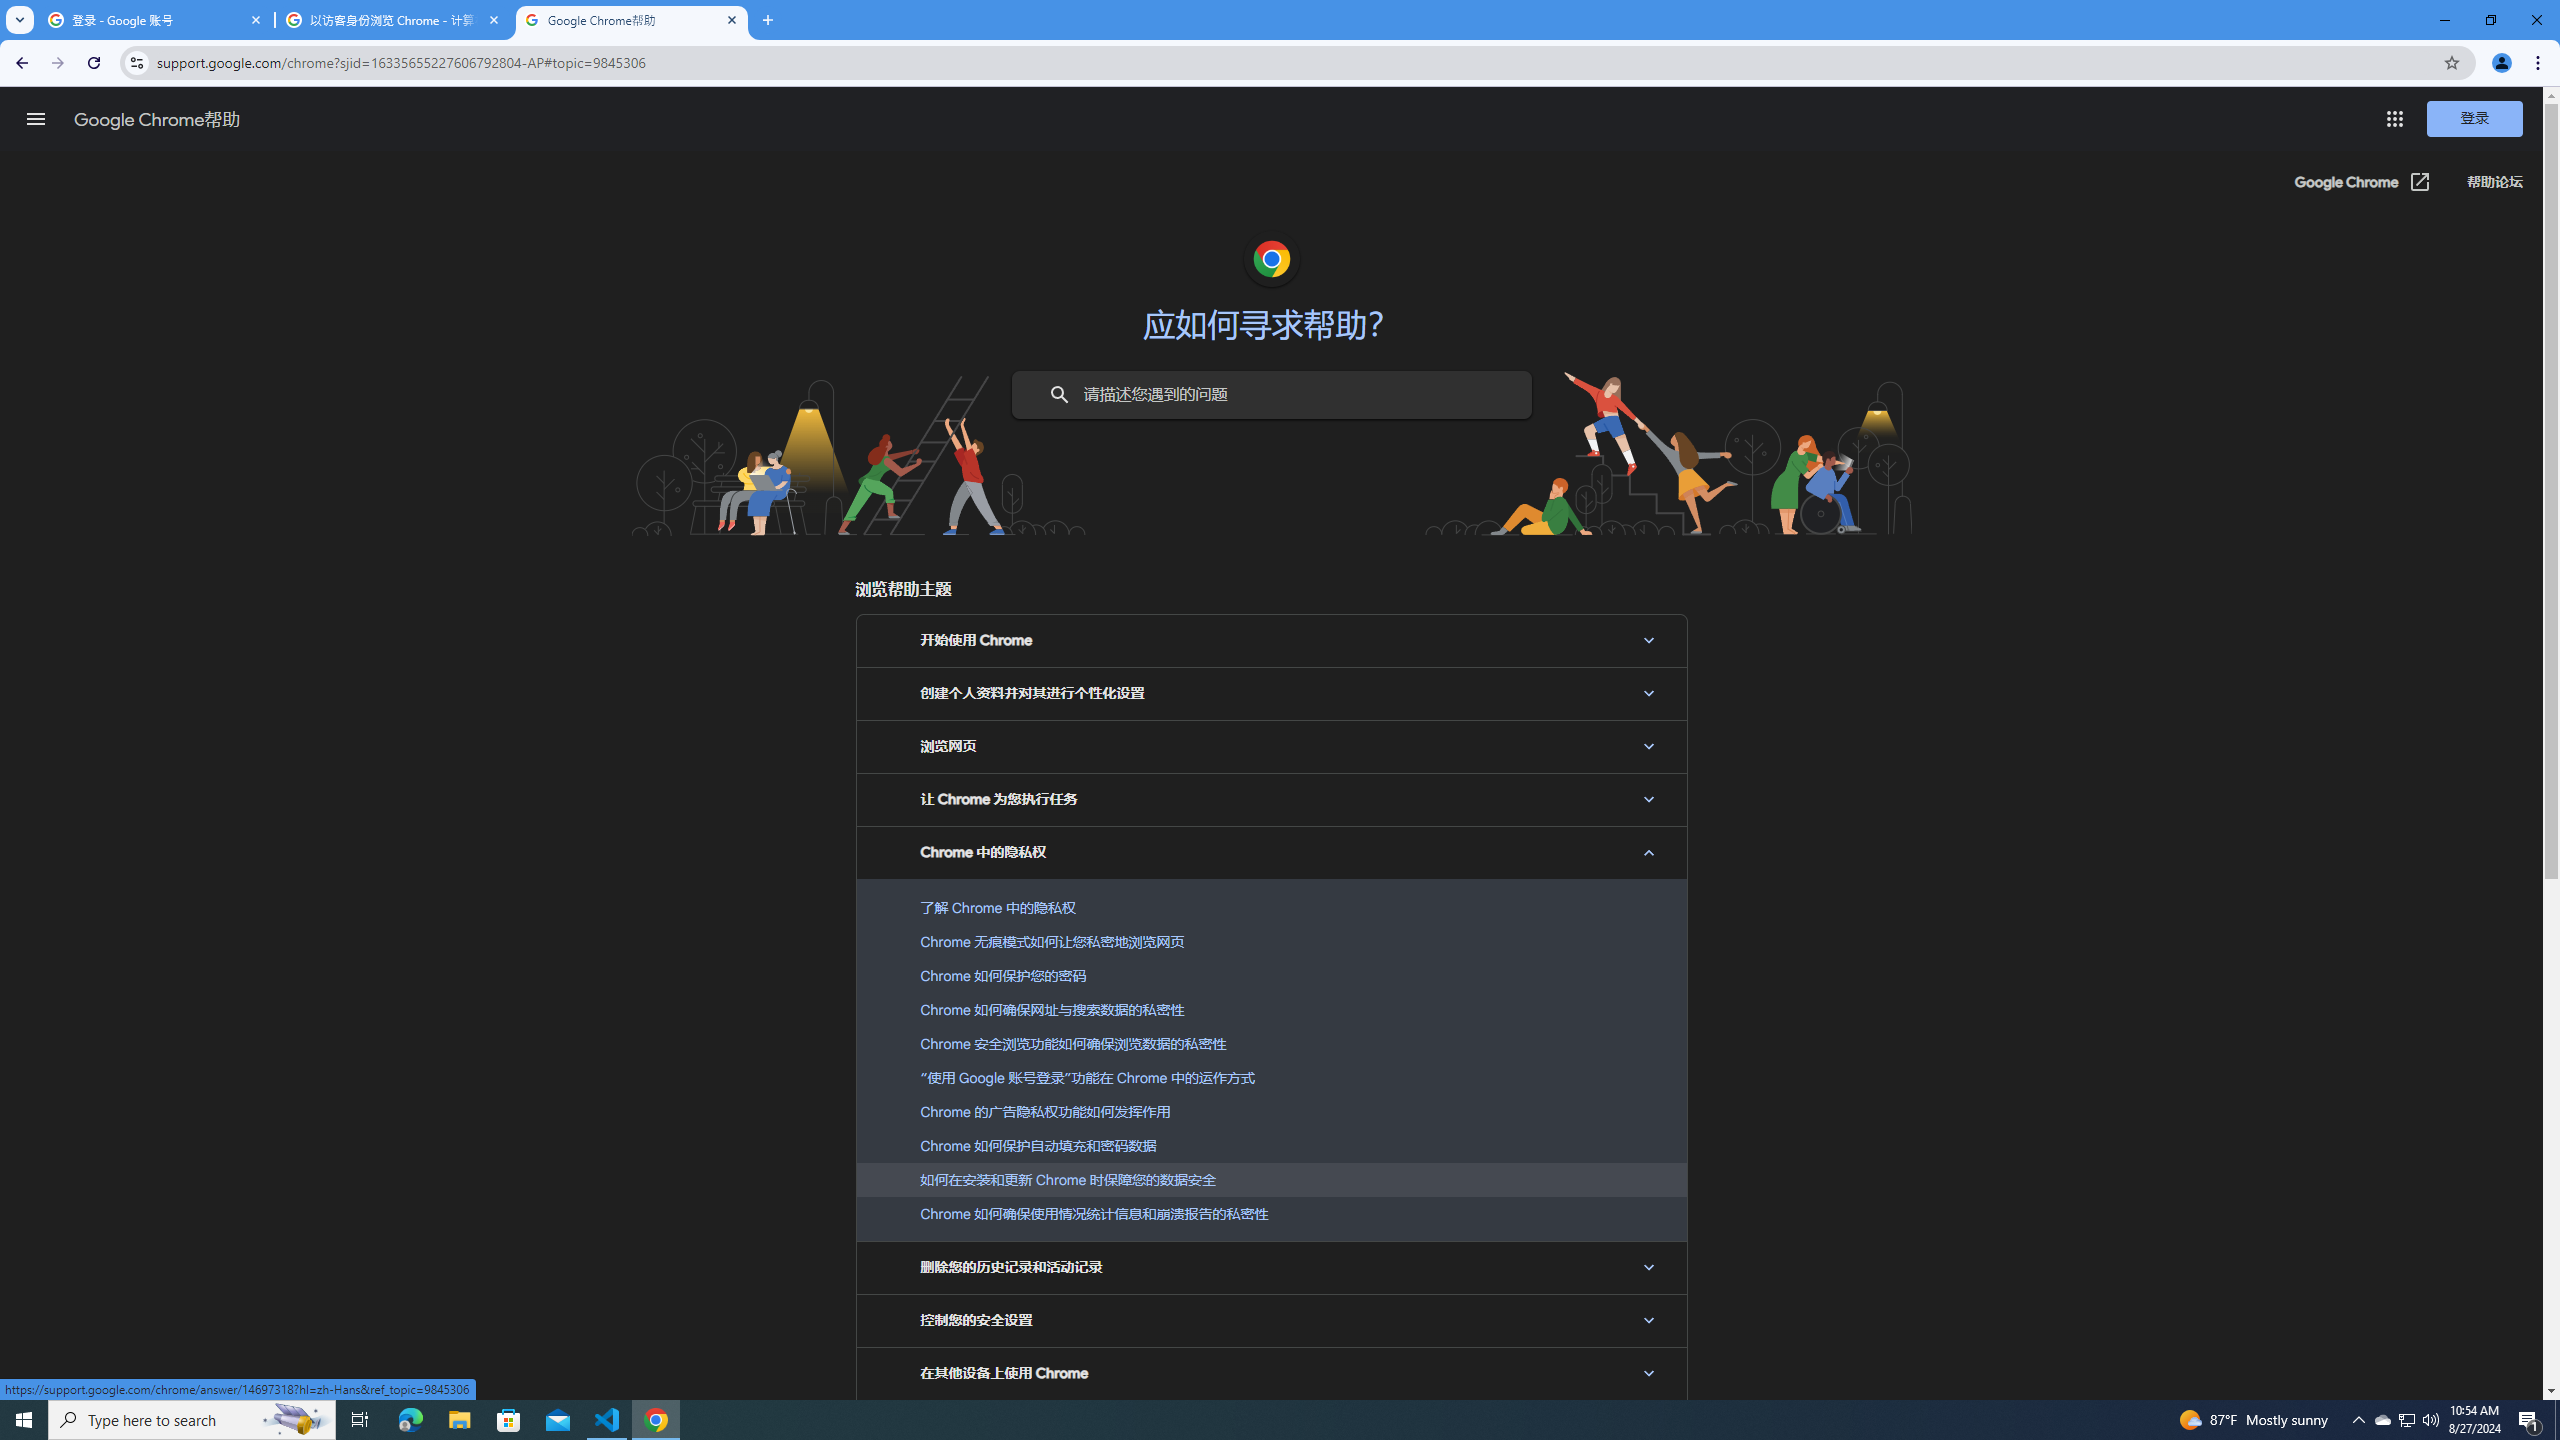 This screenshot has width=2560, height=1440. Describe the element at coordinates (2502, 62) in the screenshot. I see `'You'` at that location.